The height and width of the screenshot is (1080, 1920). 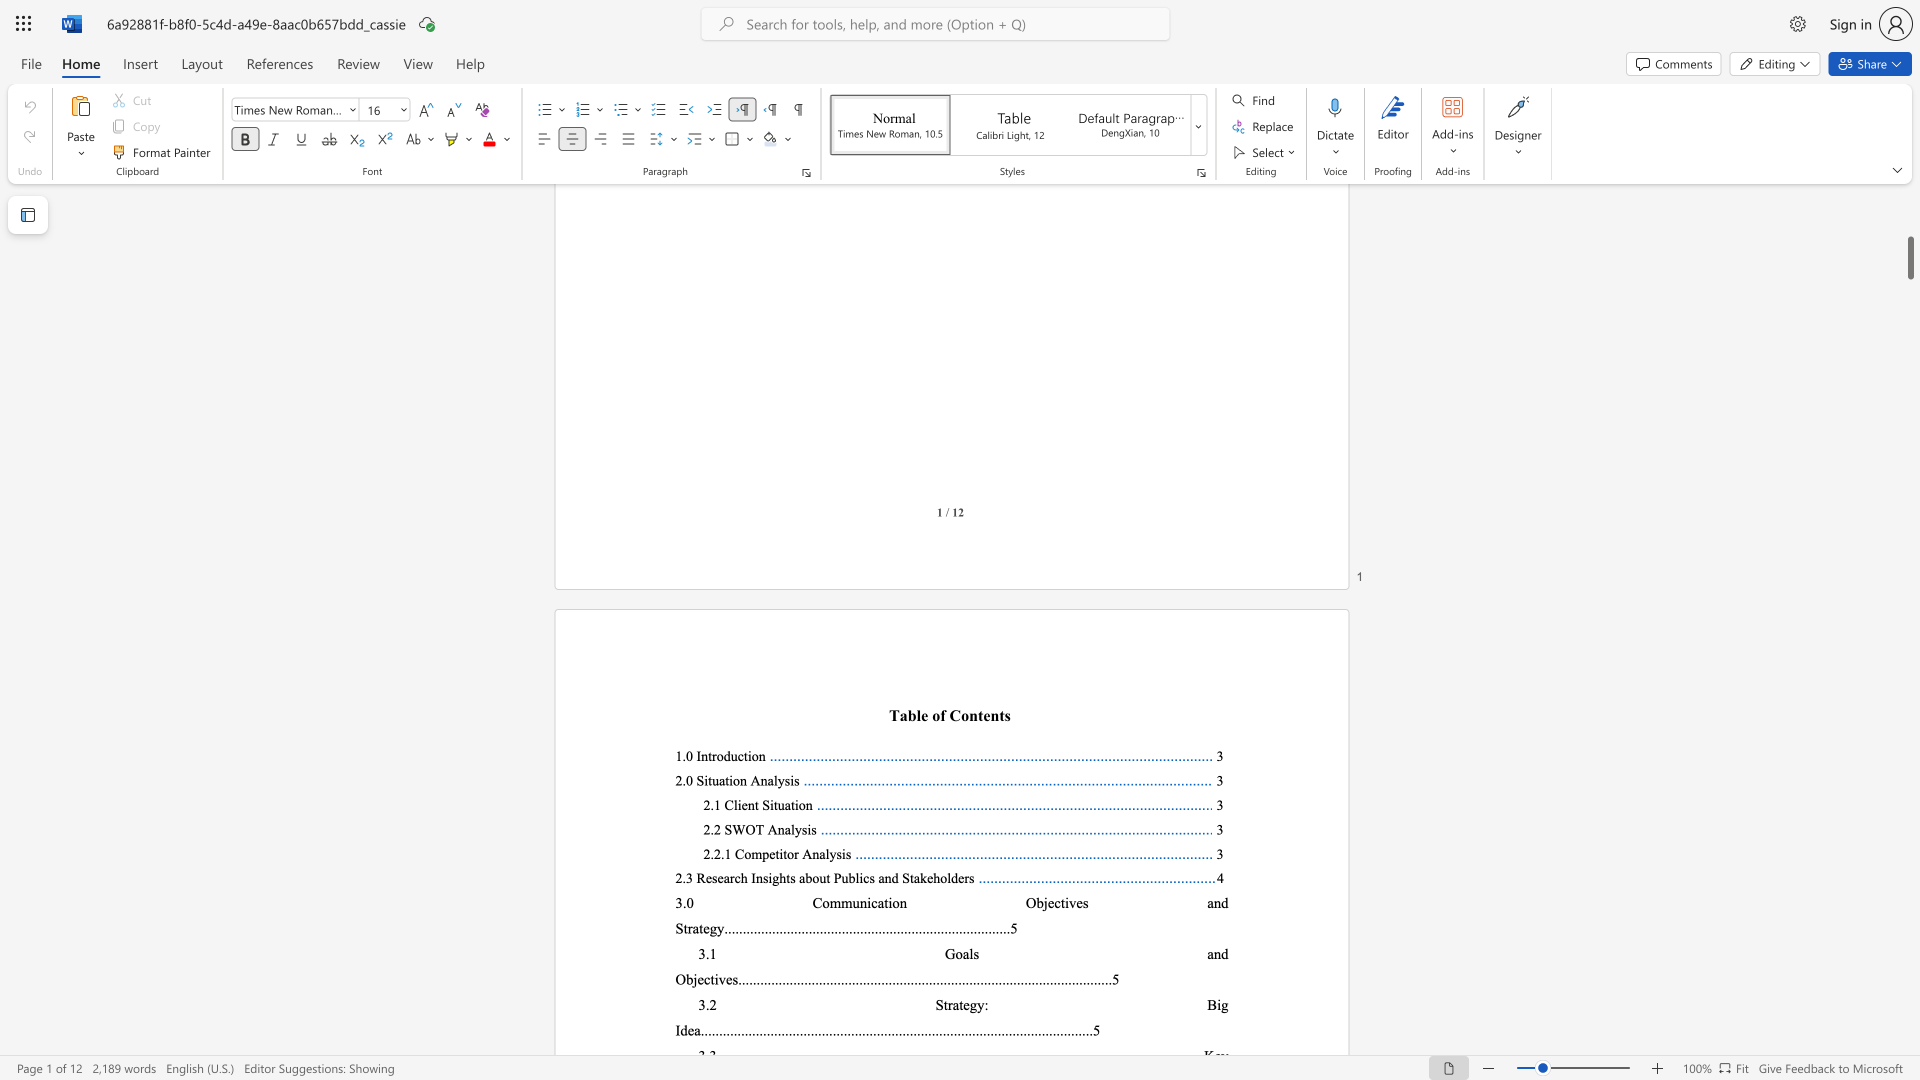 What do you see at coordinates (1909, 257) in the screenshot?
I see `the scrollbar and move up 20 pixels` at bounding box center [1909, 257].